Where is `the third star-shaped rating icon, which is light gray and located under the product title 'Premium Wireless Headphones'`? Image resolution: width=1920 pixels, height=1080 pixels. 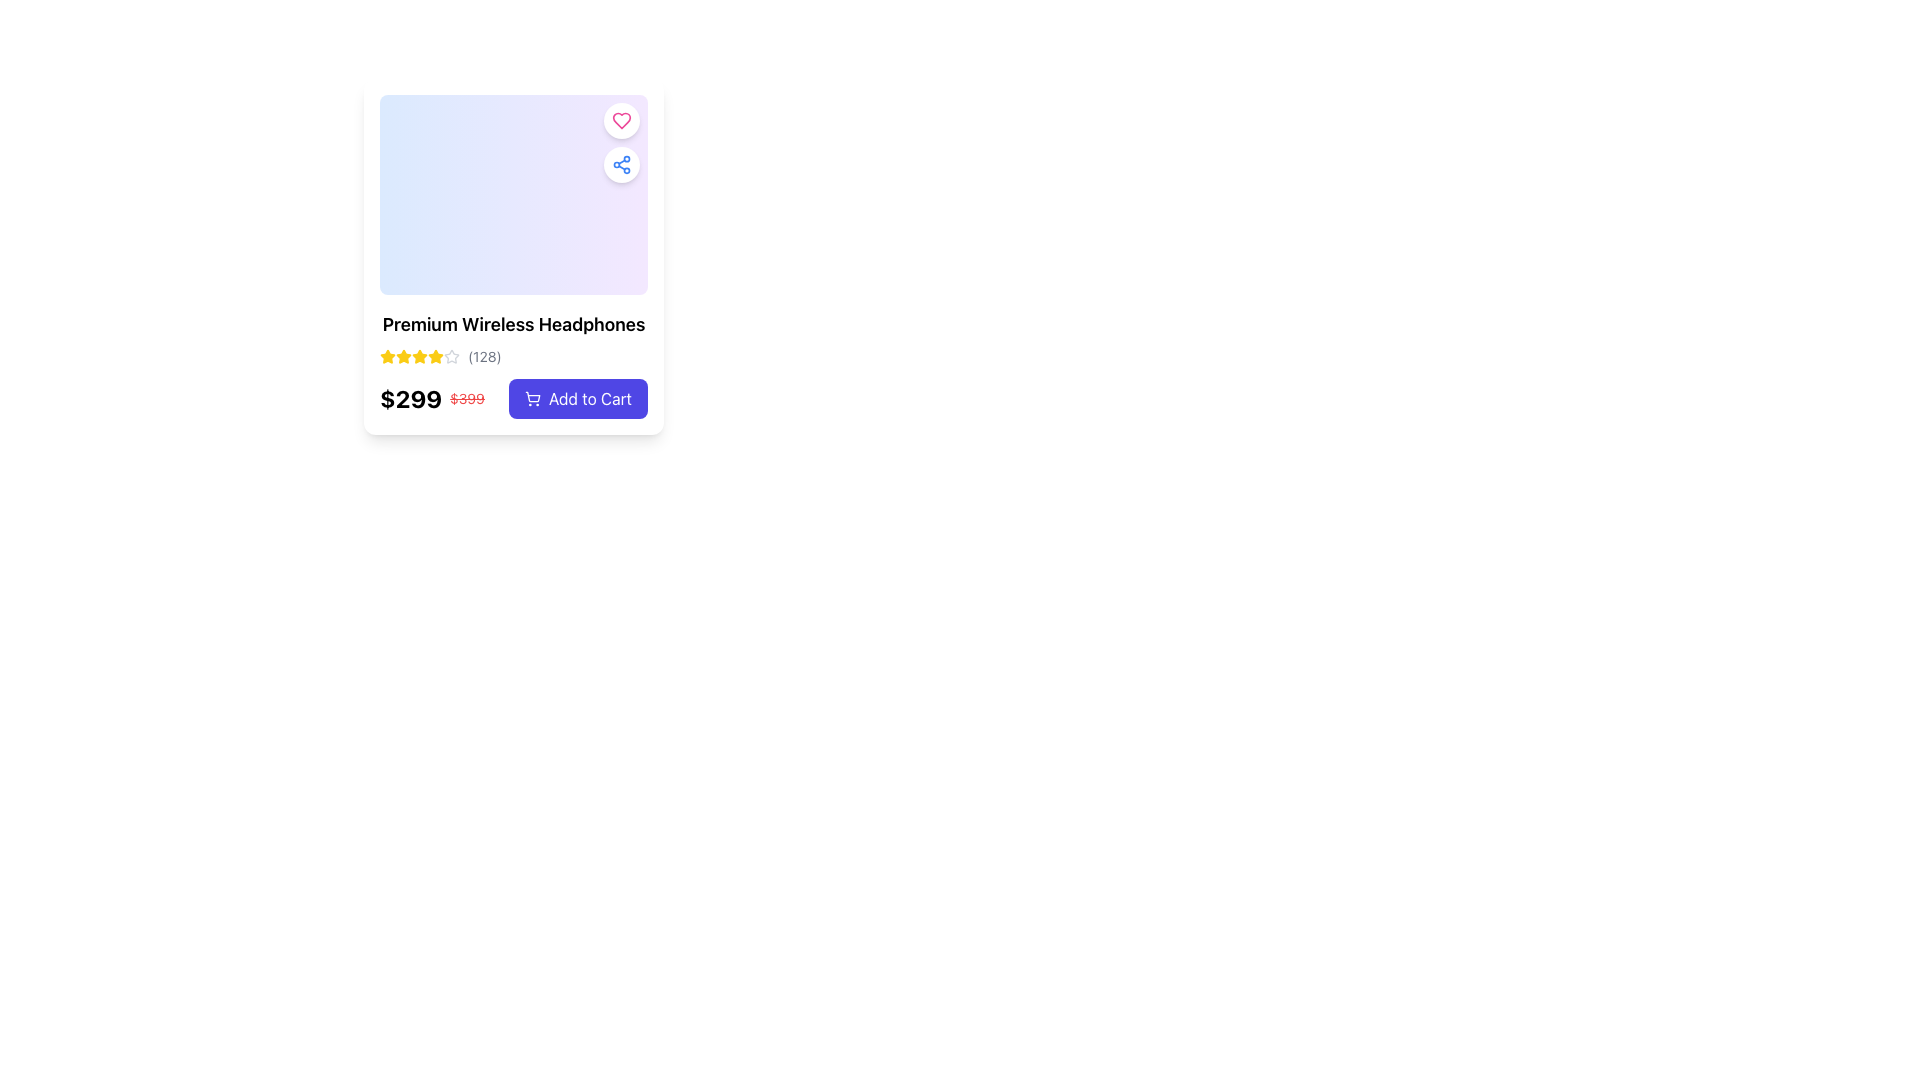
the third star-shaped rating icon, which is light gray and located under the product title 'Premium Wireless Headphones' is located at coordinates (450, 355).